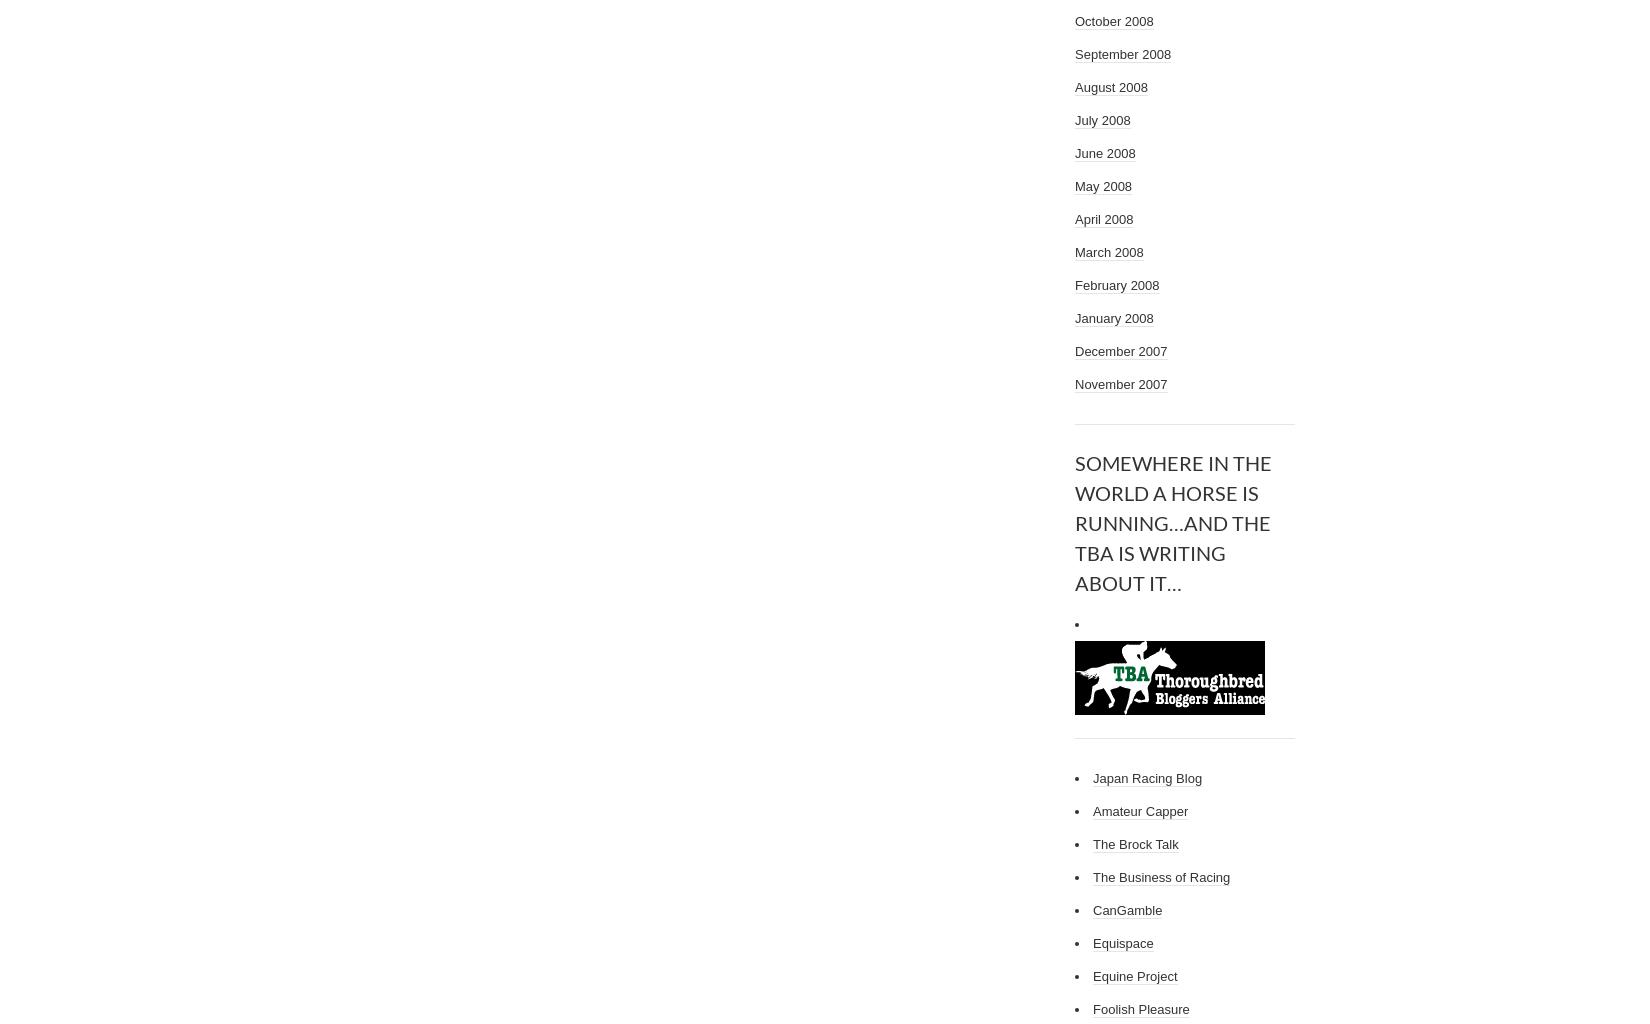  Describe the element at coordinates (1117, 285) in the screenshot. I see `'February 2008'` at that location.